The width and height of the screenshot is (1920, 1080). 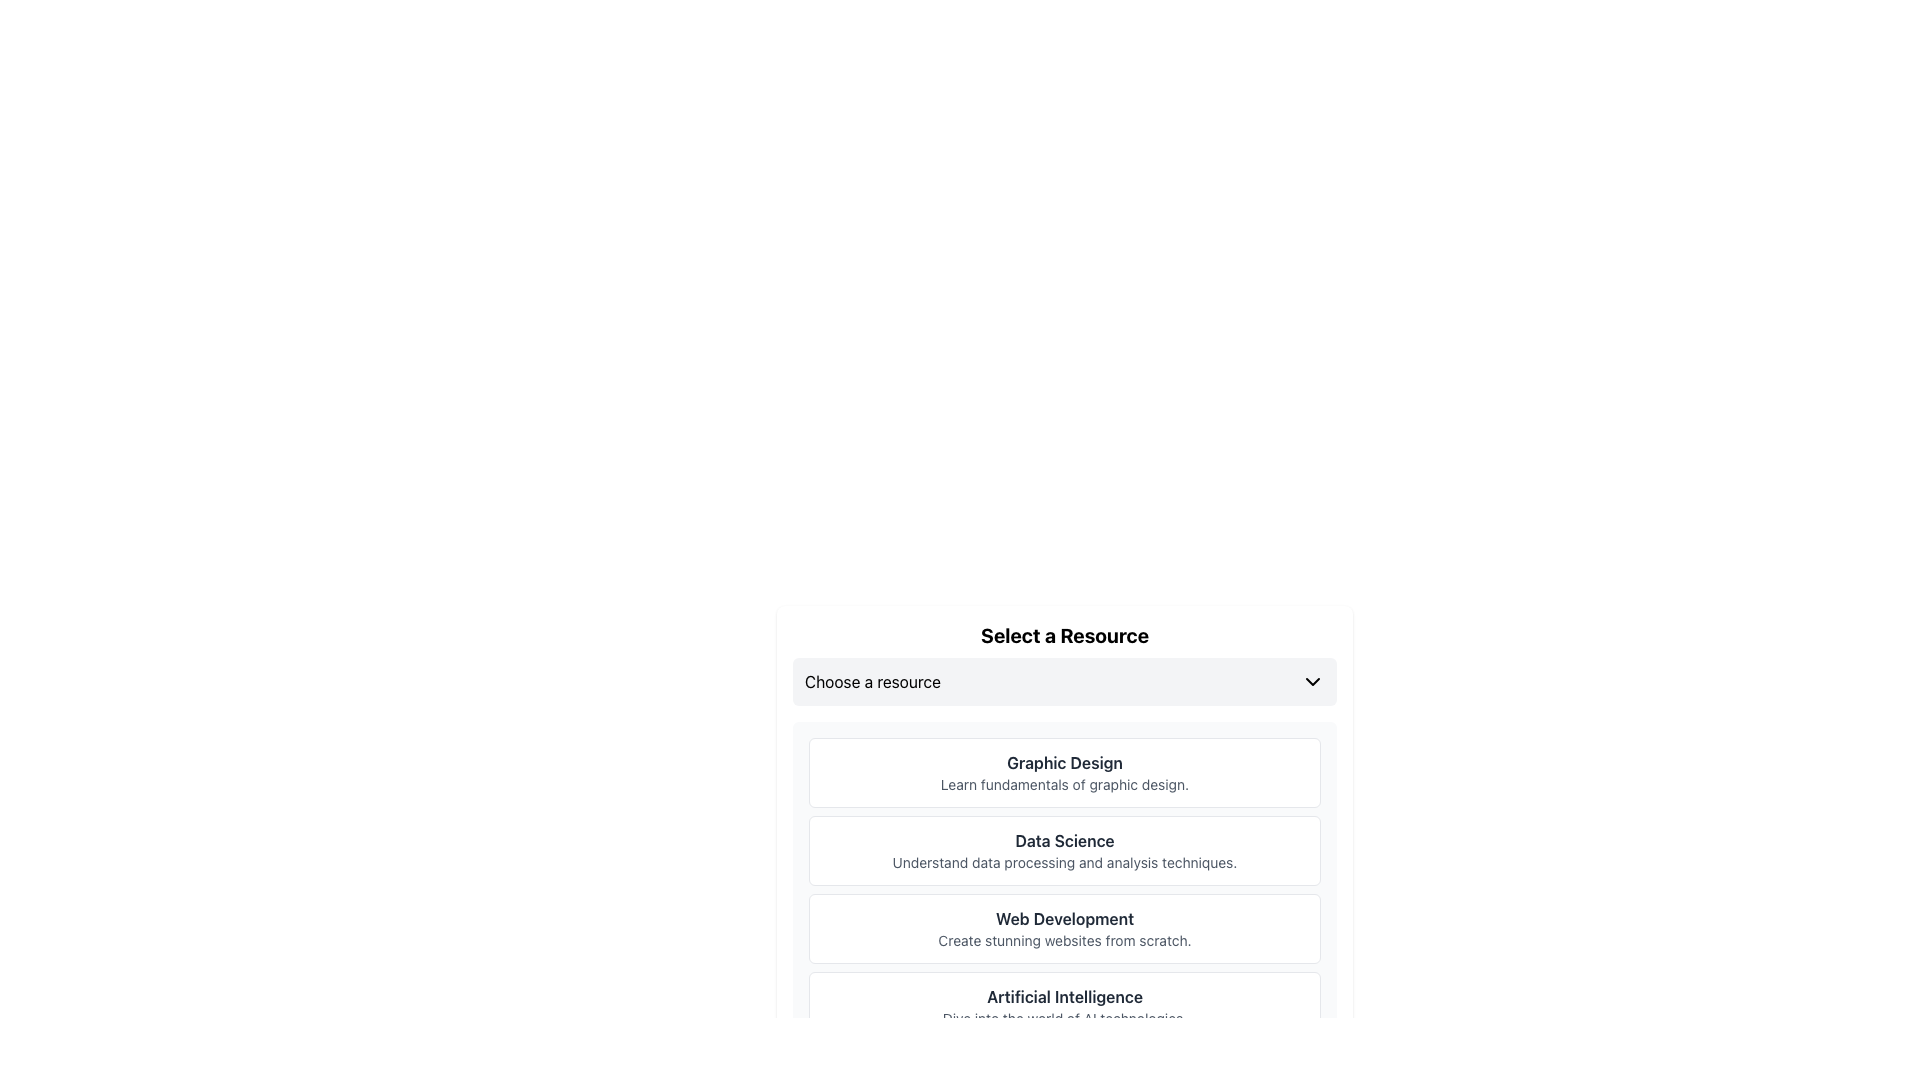 I want to click on the header displaying 'Select a Resource', which is prominently styled in bold and larger font, serving as the title for the section below, so click(x=1064, y=636).